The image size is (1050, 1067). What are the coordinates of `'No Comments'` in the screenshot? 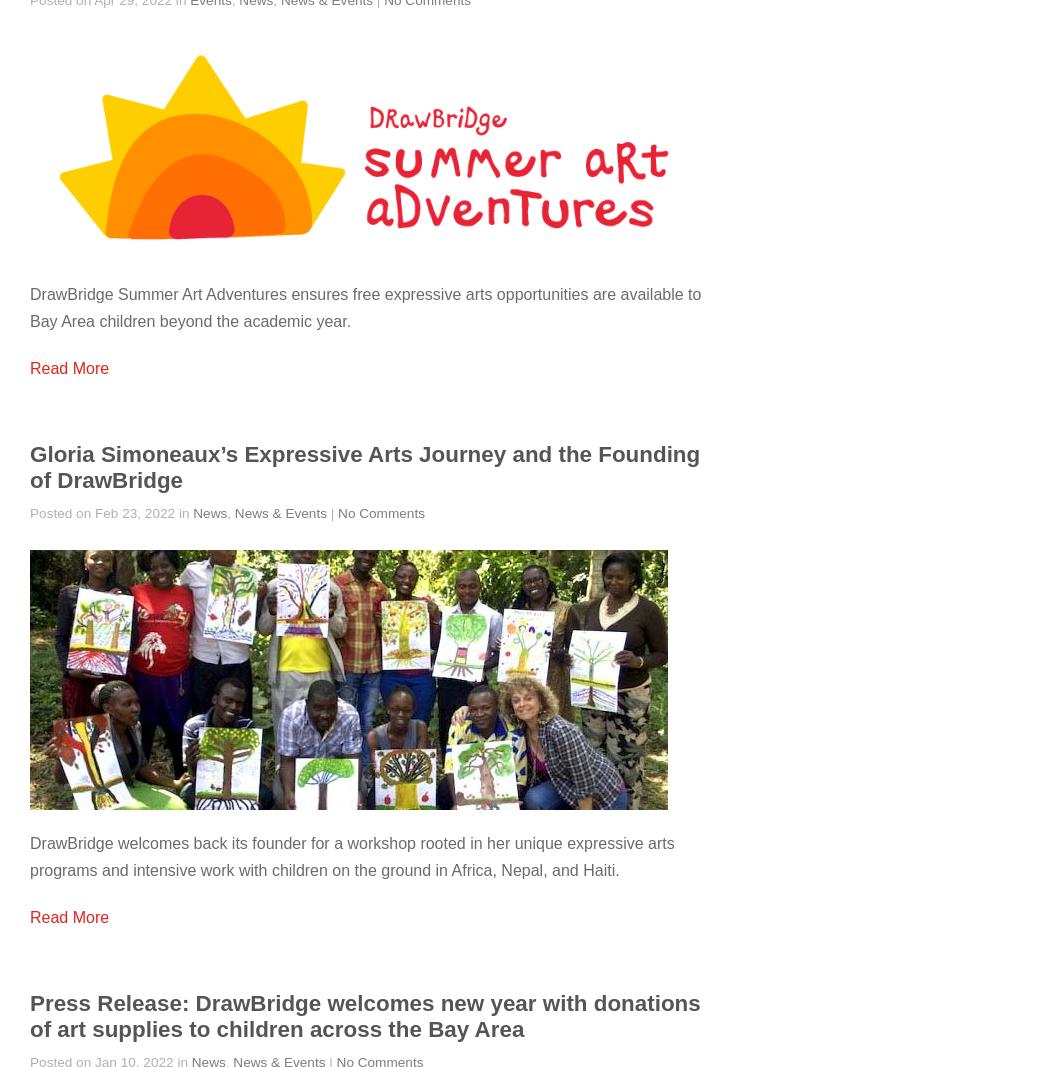 It's located at (337, 512).